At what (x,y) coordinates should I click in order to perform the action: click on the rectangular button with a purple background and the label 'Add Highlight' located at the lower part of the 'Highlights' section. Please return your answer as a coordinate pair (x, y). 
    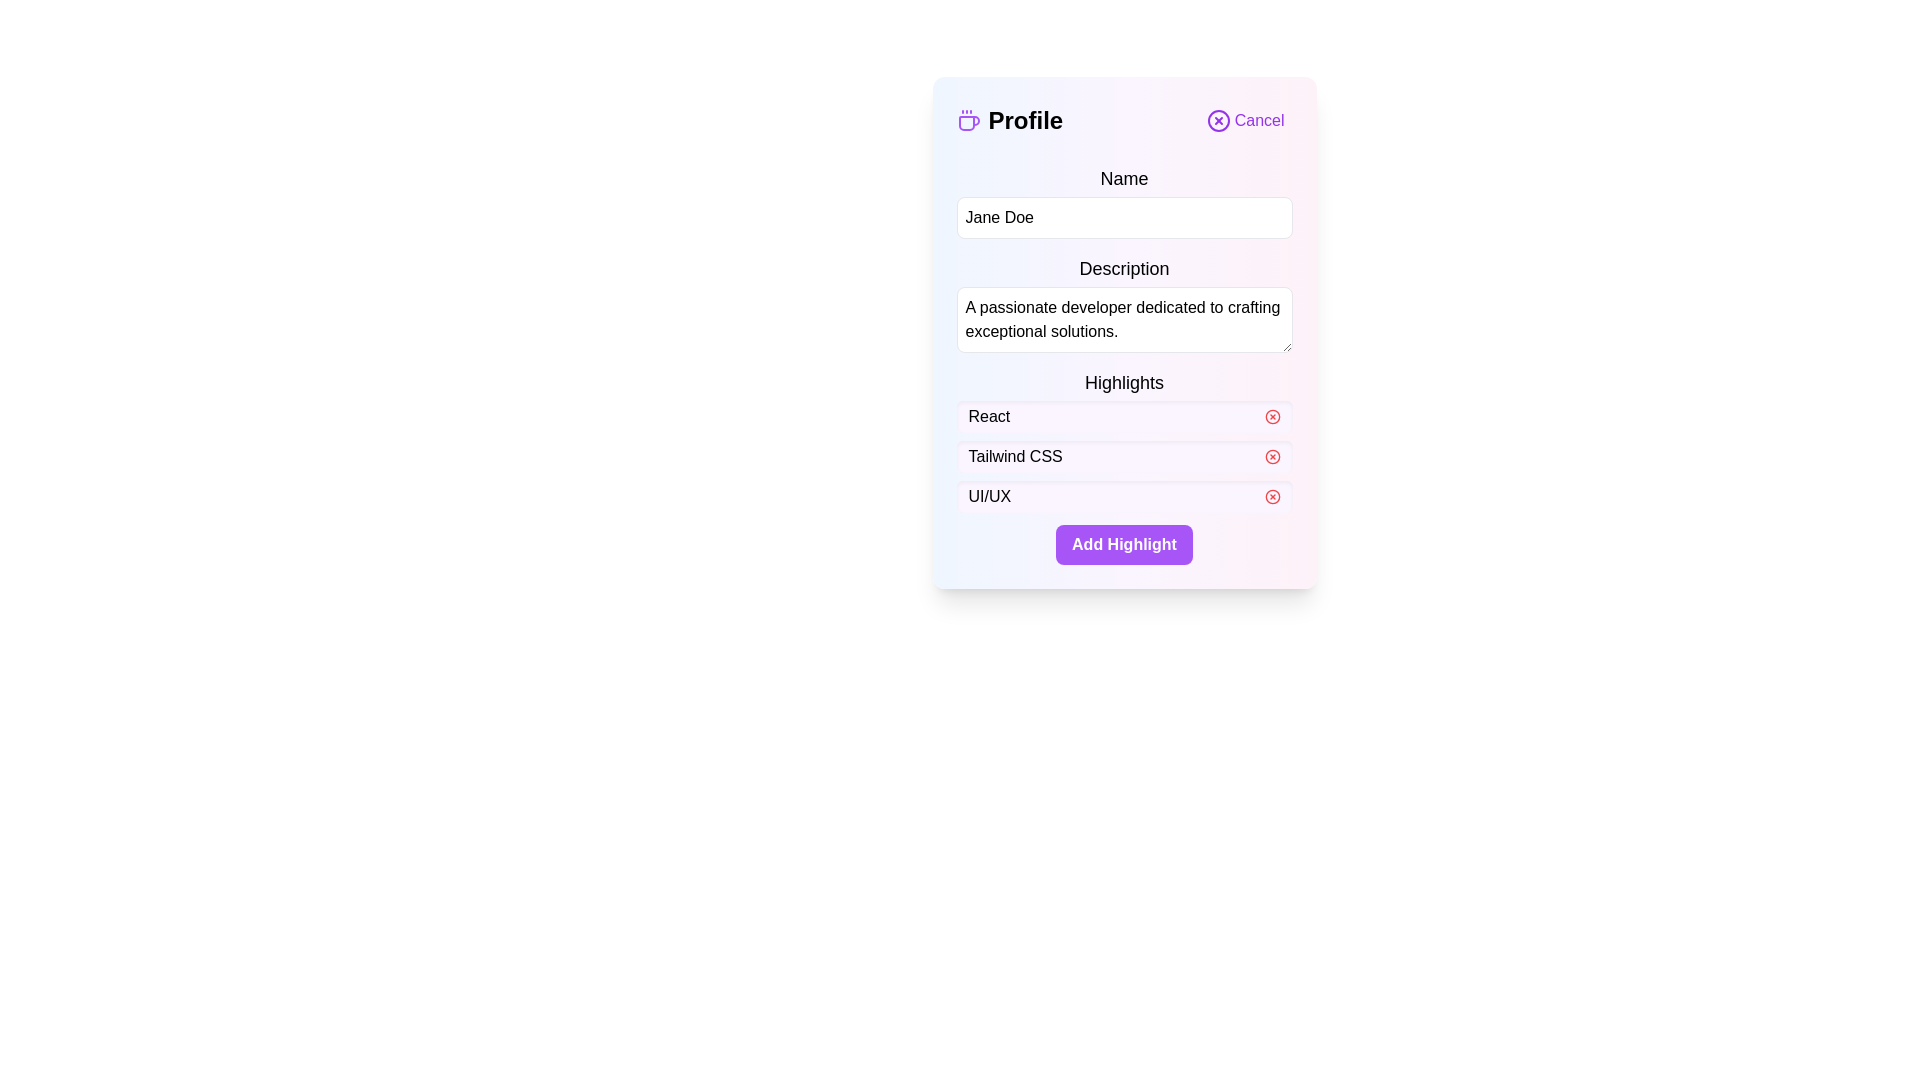
    Looking at the image, I should click on (1124, 544).